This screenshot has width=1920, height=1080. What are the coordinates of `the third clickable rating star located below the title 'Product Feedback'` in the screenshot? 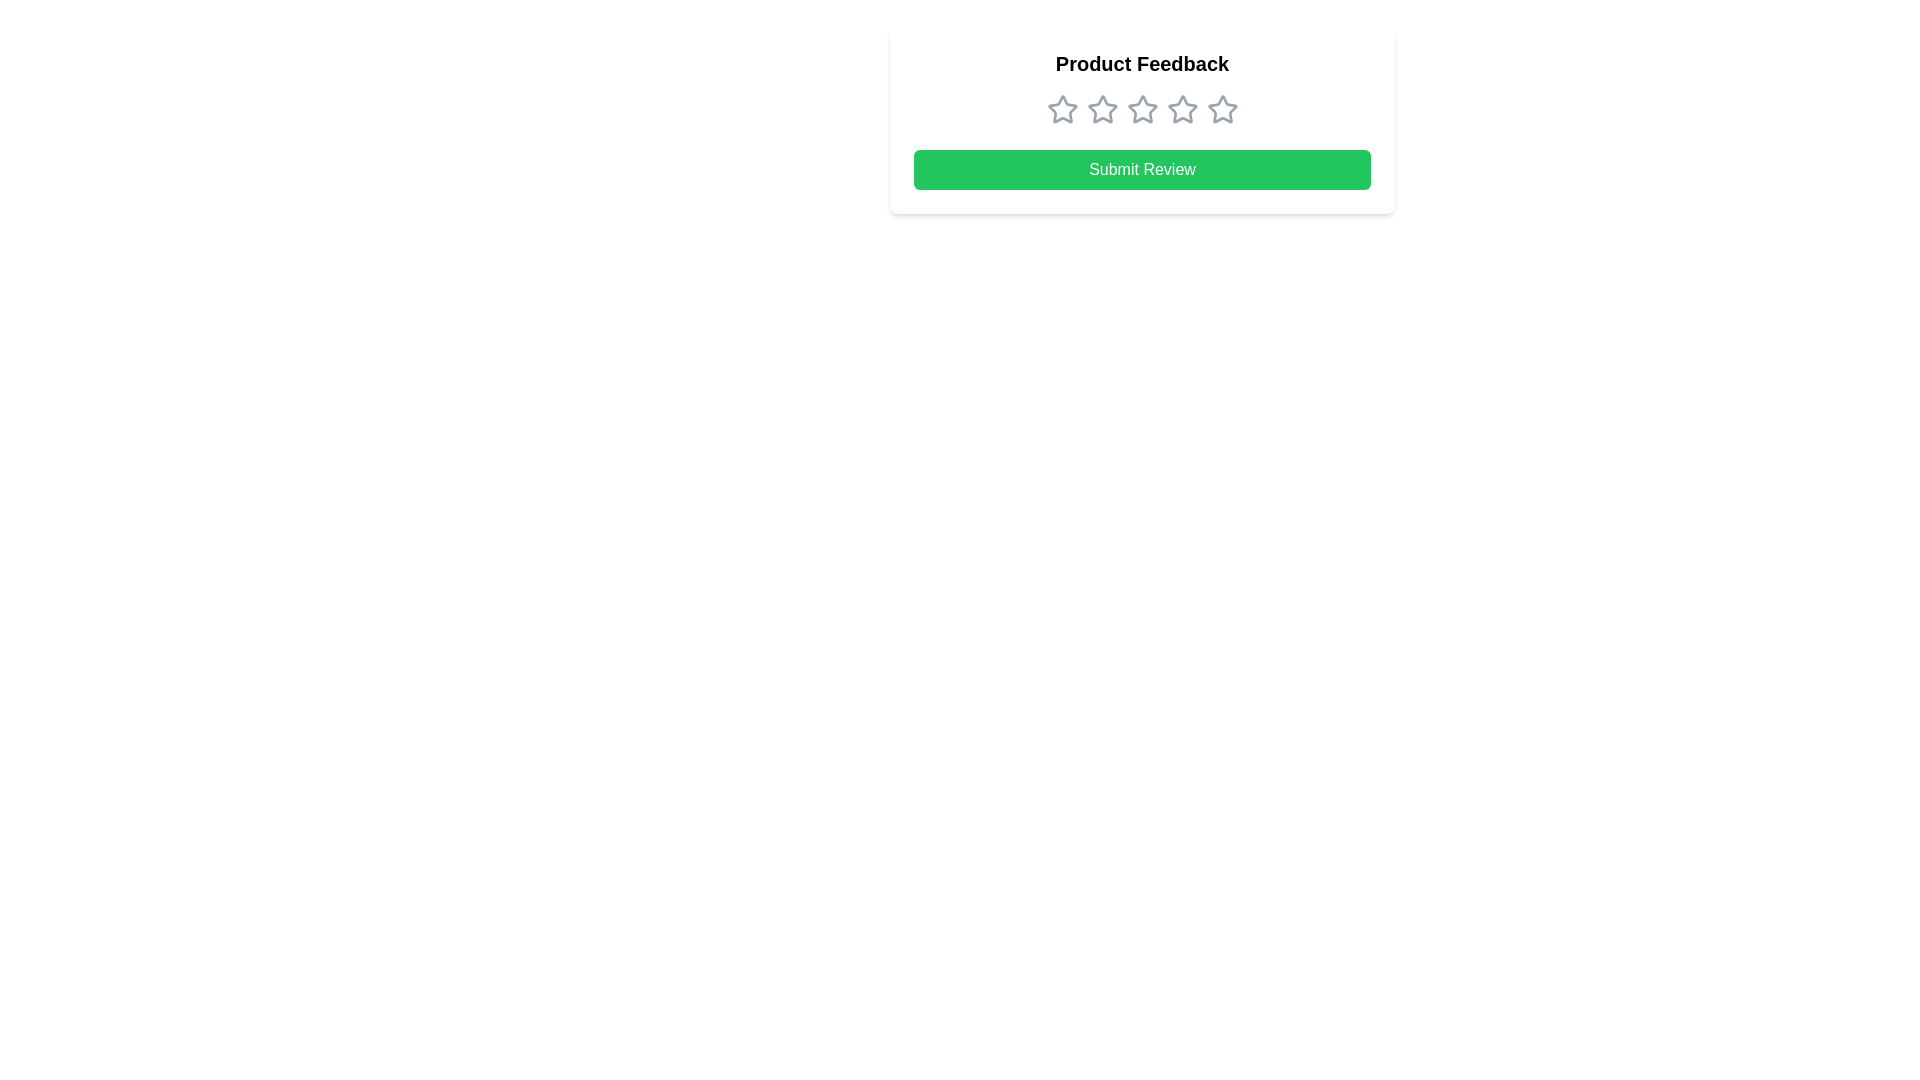 It's located at (1142, 110).